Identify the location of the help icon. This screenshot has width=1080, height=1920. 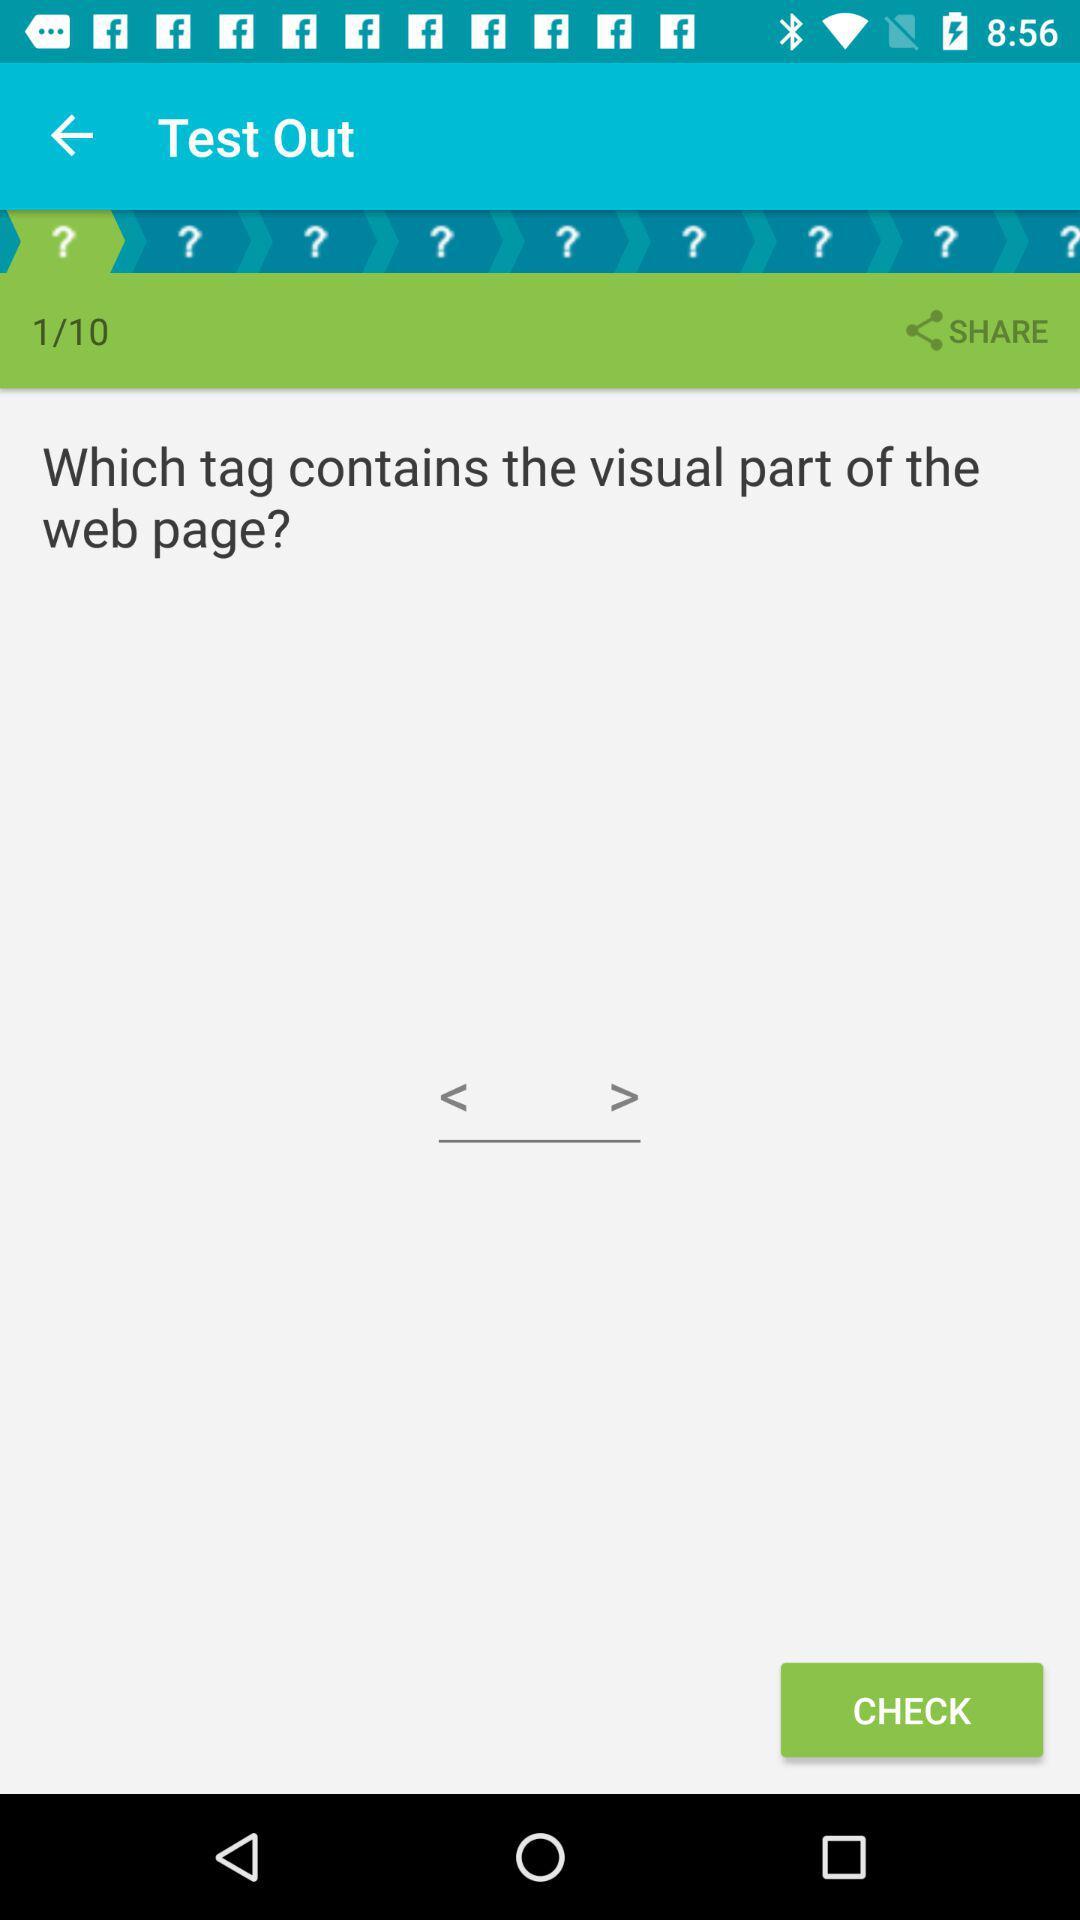
(1043, 240).